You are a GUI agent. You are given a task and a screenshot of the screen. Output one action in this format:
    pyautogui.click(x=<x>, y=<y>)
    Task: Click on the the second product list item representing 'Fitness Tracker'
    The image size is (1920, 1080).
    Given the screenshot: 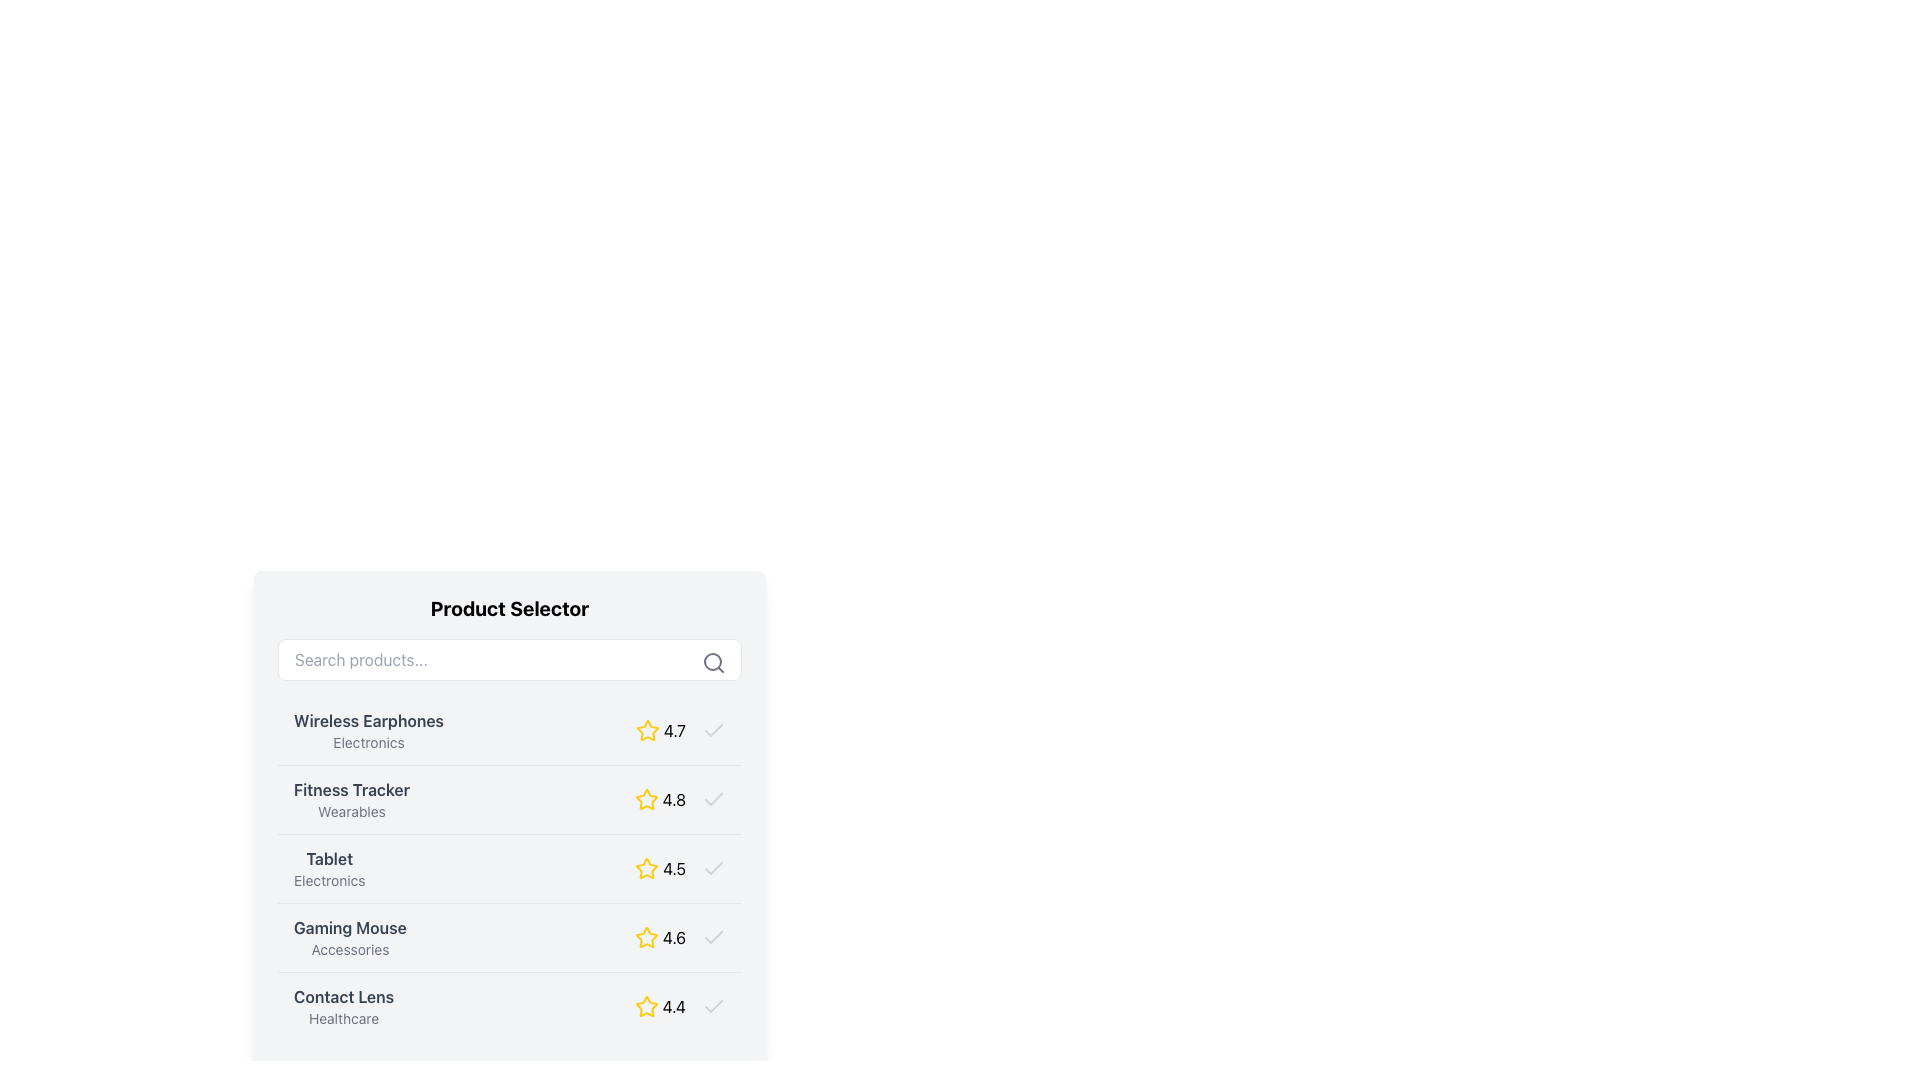 What is the action you would take?
    pyautogui.click(x=509, y=798)
    